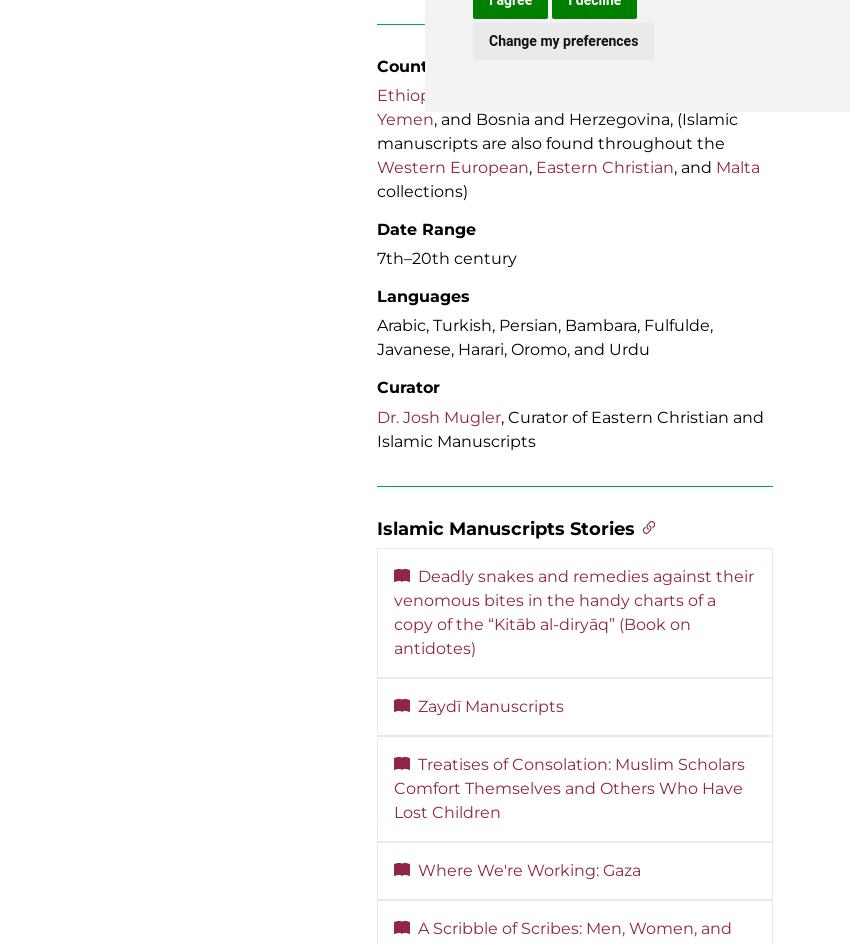 This screenshot has width=850, height=944. I want to click on 'Dr. Josh Mugler', so click(438, 415).